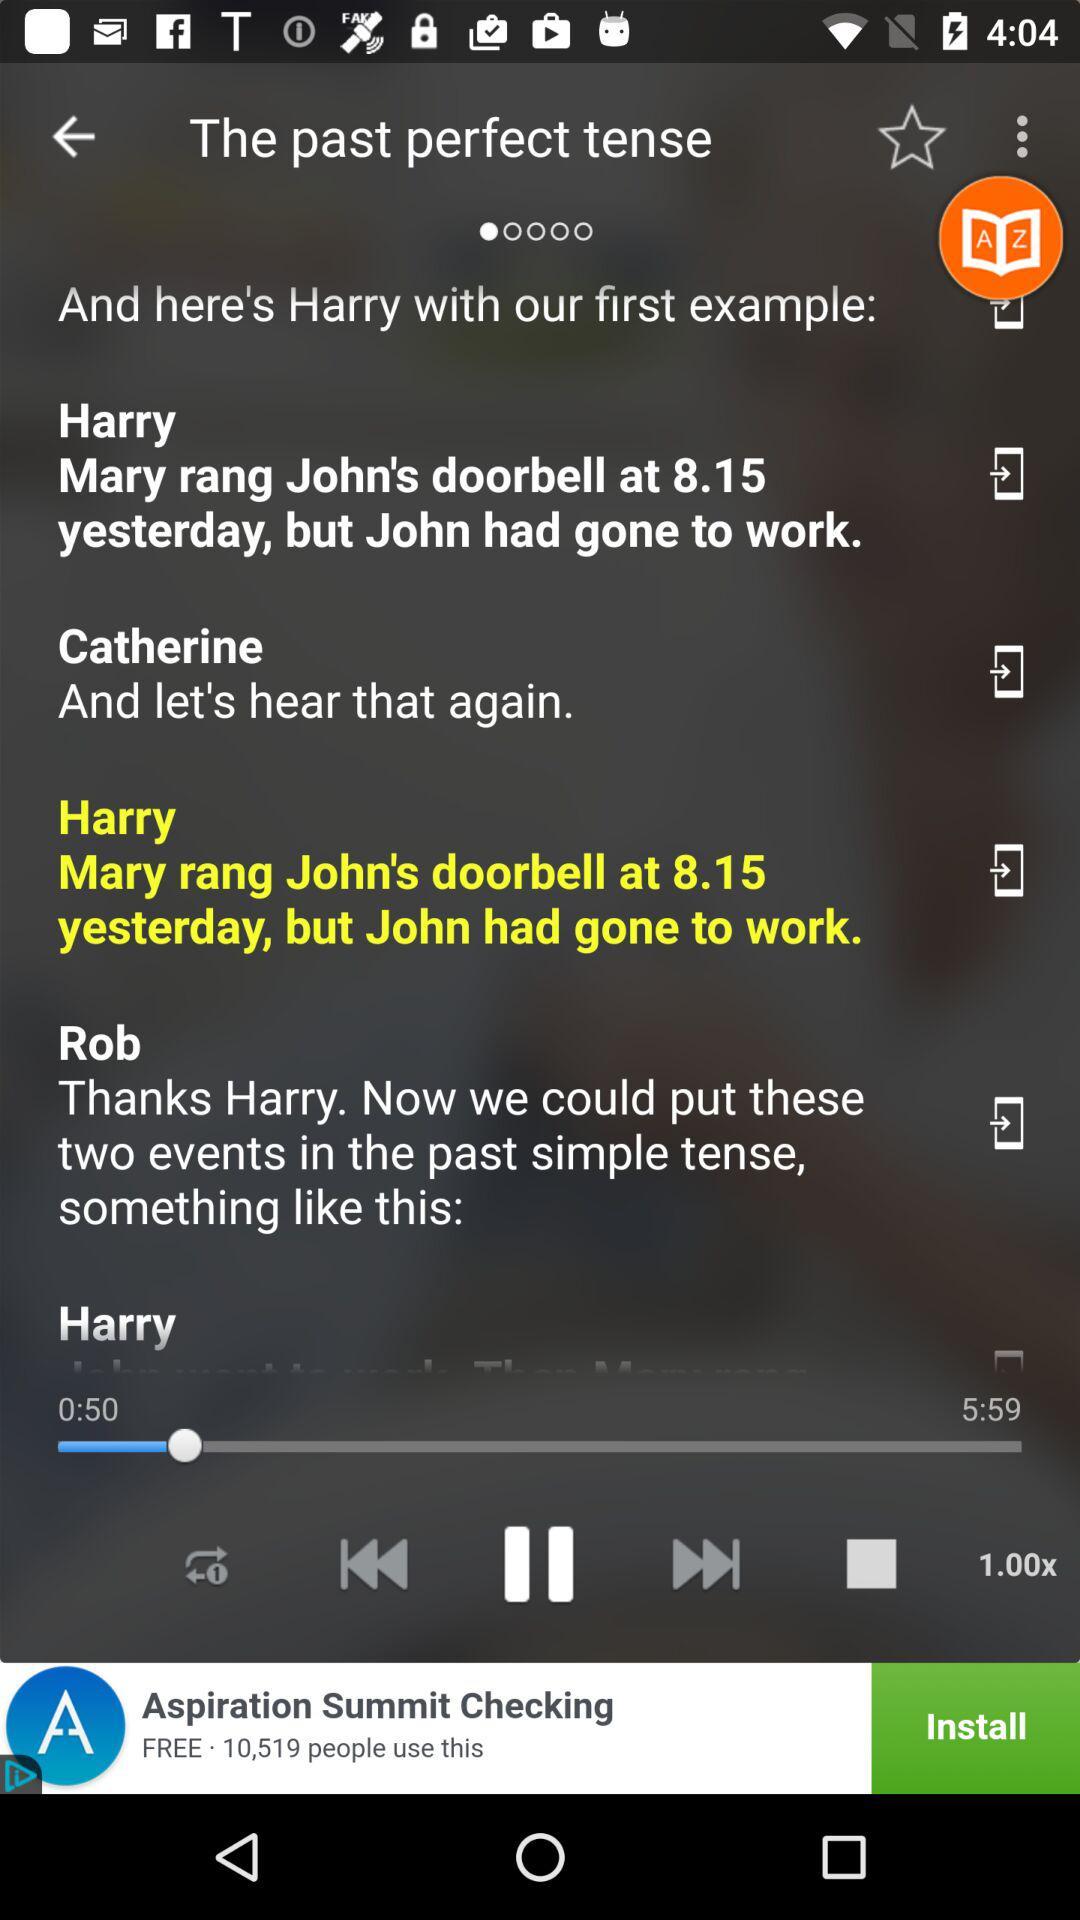 The image size is (1080, 1920). I want to click on the skip_next icon, so click(704, 1562).